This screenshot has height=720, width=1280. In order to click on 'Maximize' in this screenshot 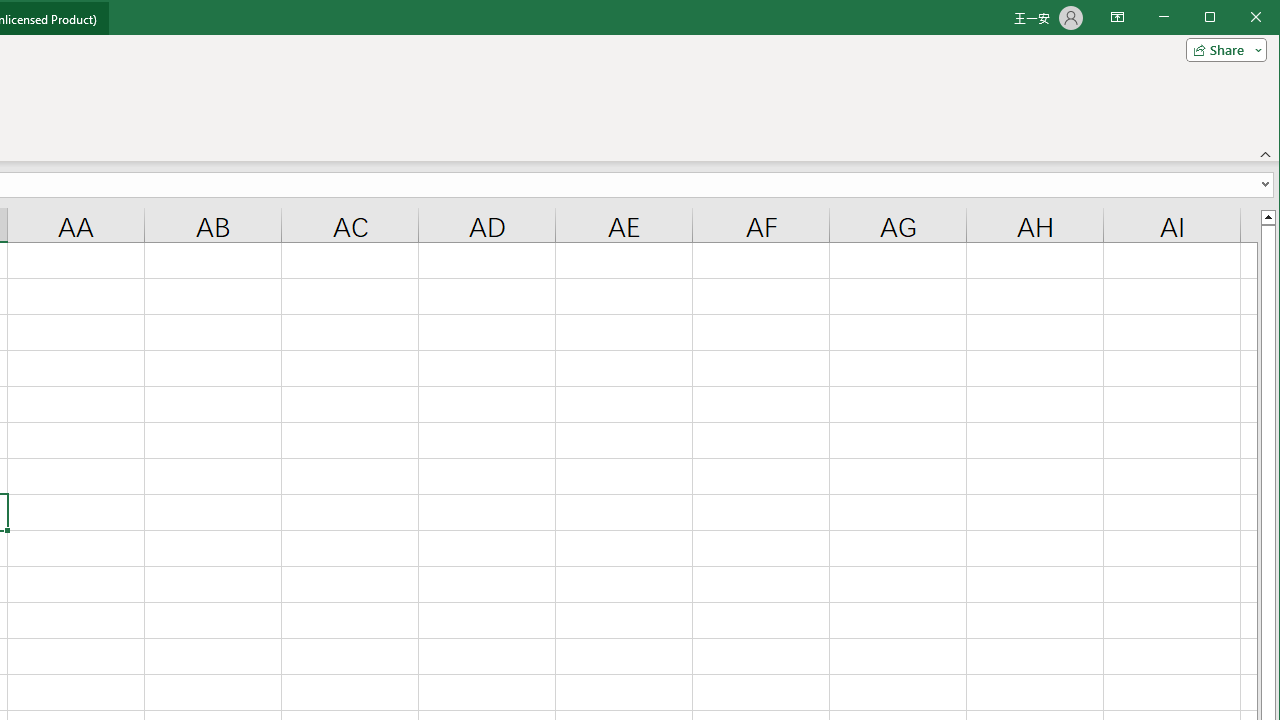, I will do `click(1238, 19)`.